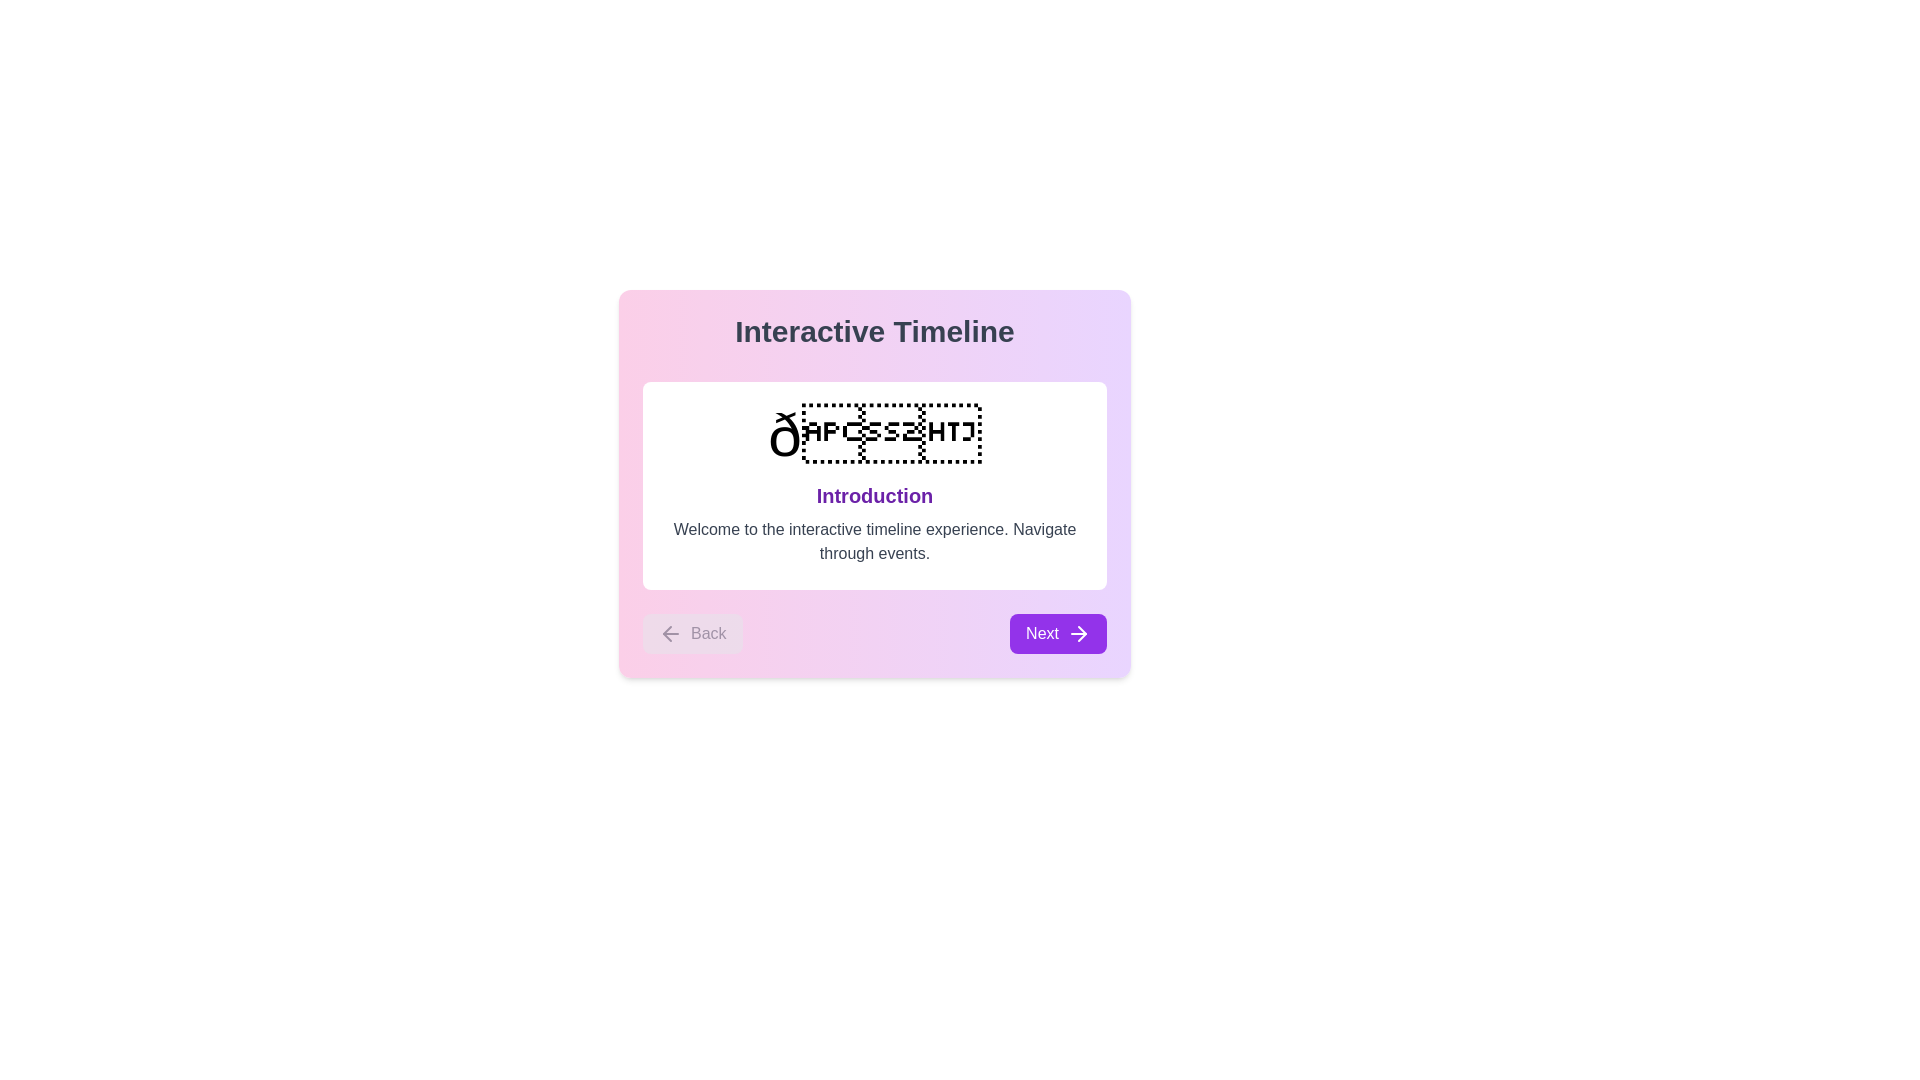  Describe the element at coordinates (692, 633) in the screenshot. I see `the 'Previous' button located in the bottom-left corner of the navigation control system` at that location.